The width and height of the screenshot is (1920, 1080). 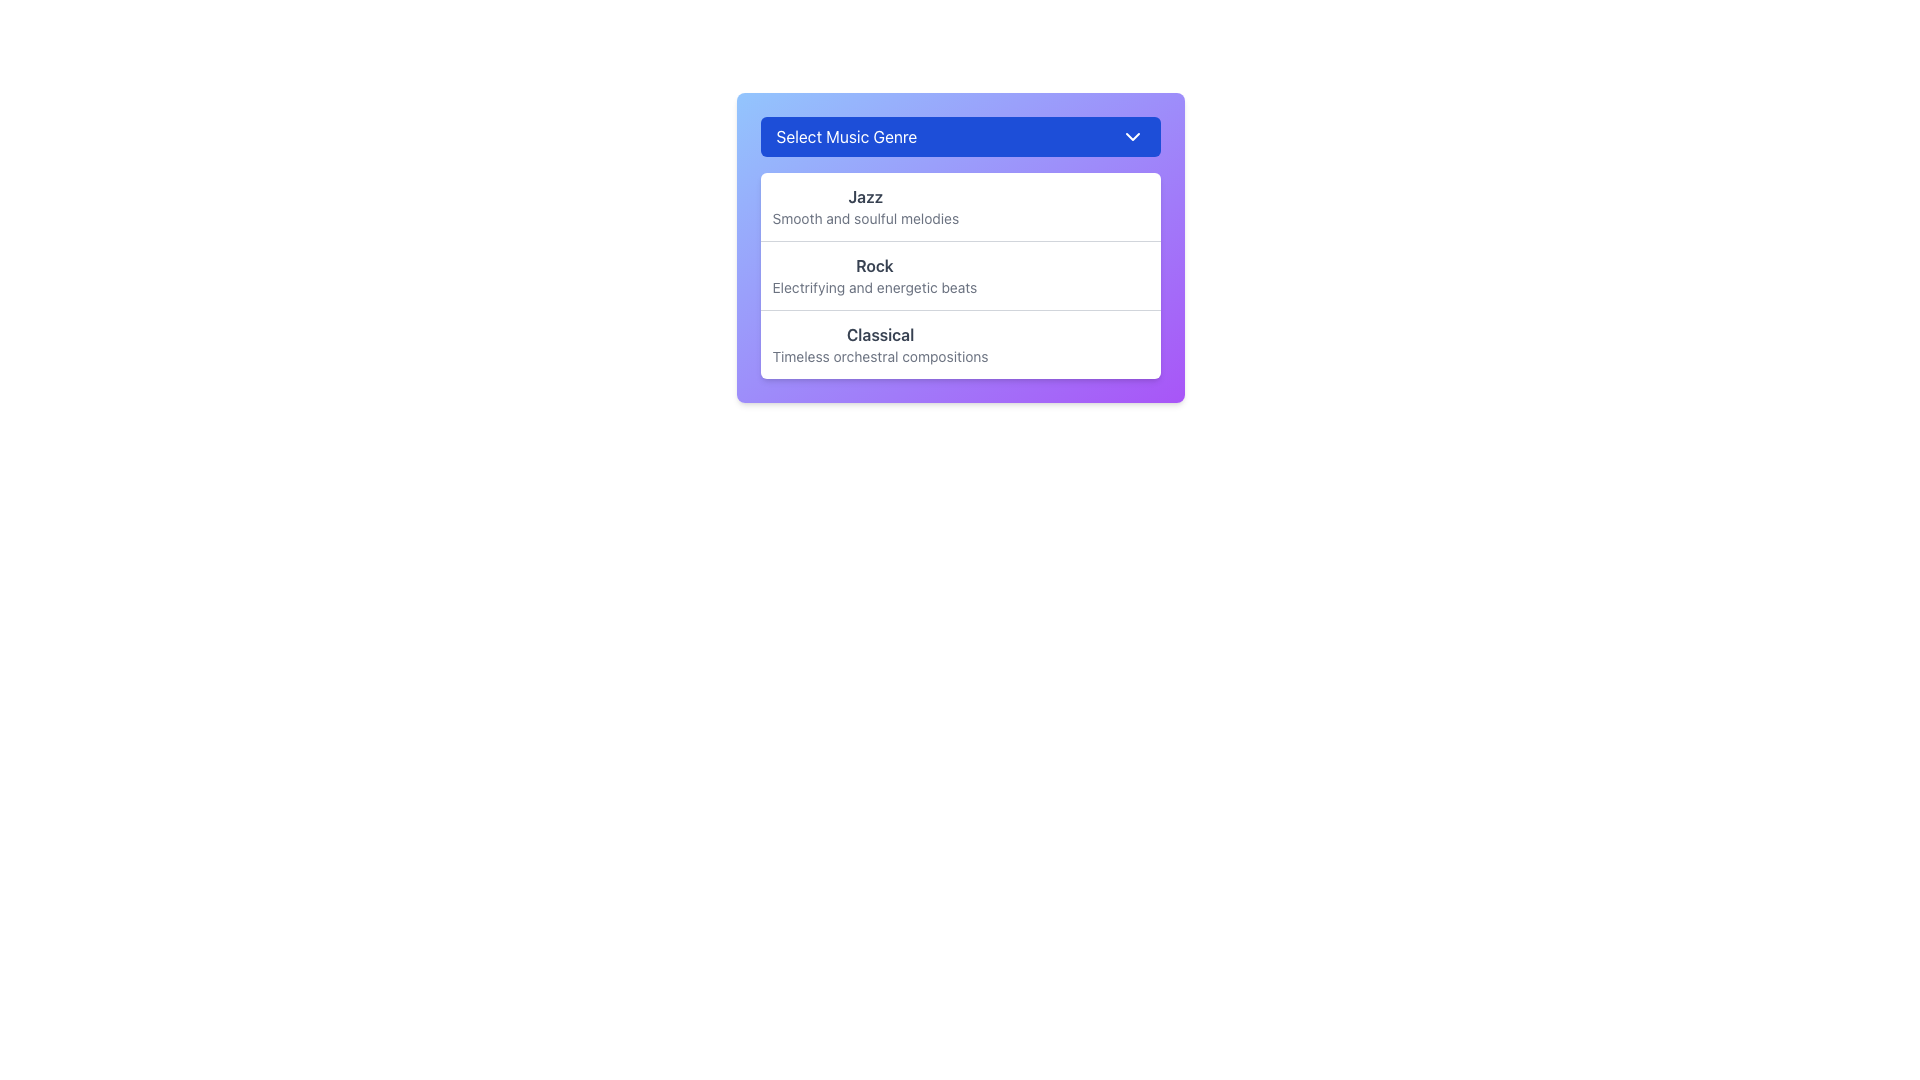 What do you see at coordinates (1132, 136) in the screenshot?
I see `the chevron-shaped dropdown toggle icon located in the top-right corner of the 'Select Music Genre' header` at bounding box center [1132, 136].